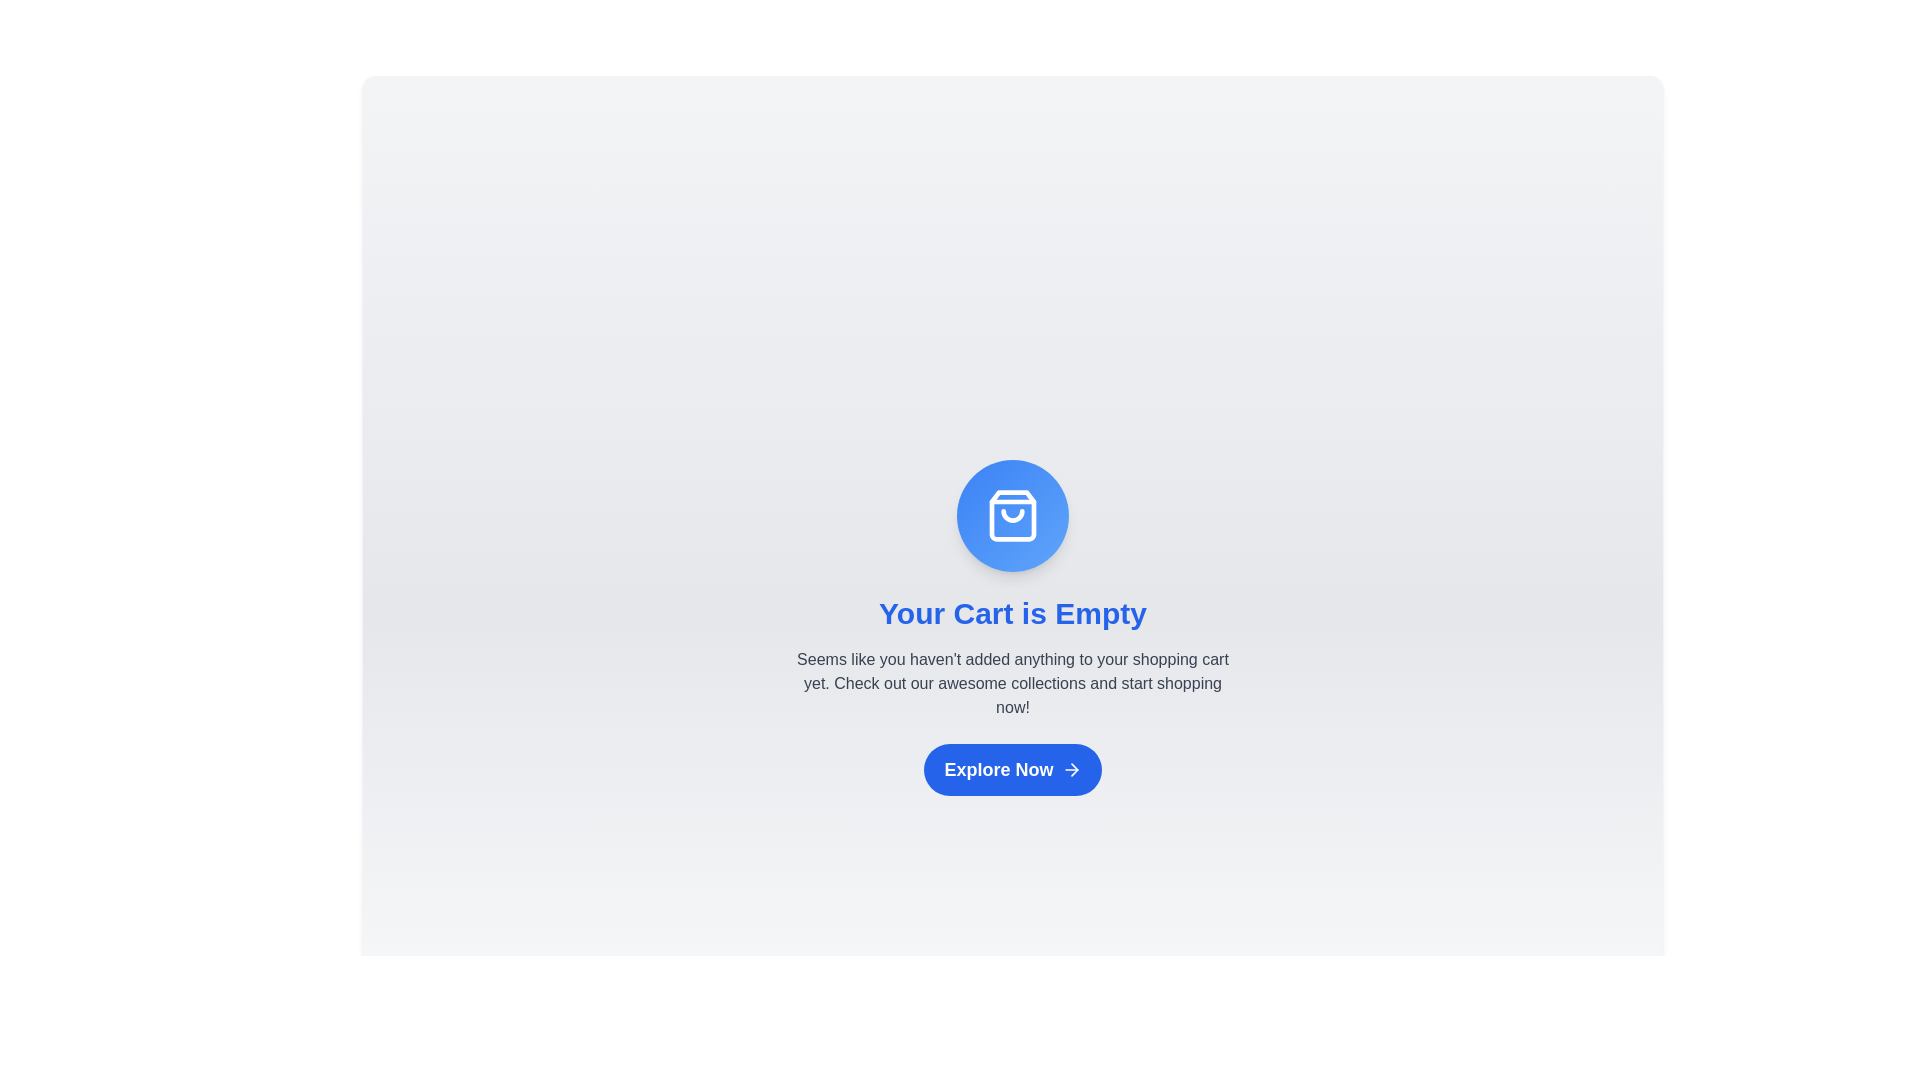 This screenshot has height=1080, width=1920. What do you see at coordinates (1012, 612) in the screenshot?
I see `the static text label displaying 'Your Cart is Empty', which is styled in bold, 3xl-sized blue font and is positioned below a shopping bag icon and above a descriptive text and a blue button labeled 'Explore Now'` at bounding box center [1012, 612].